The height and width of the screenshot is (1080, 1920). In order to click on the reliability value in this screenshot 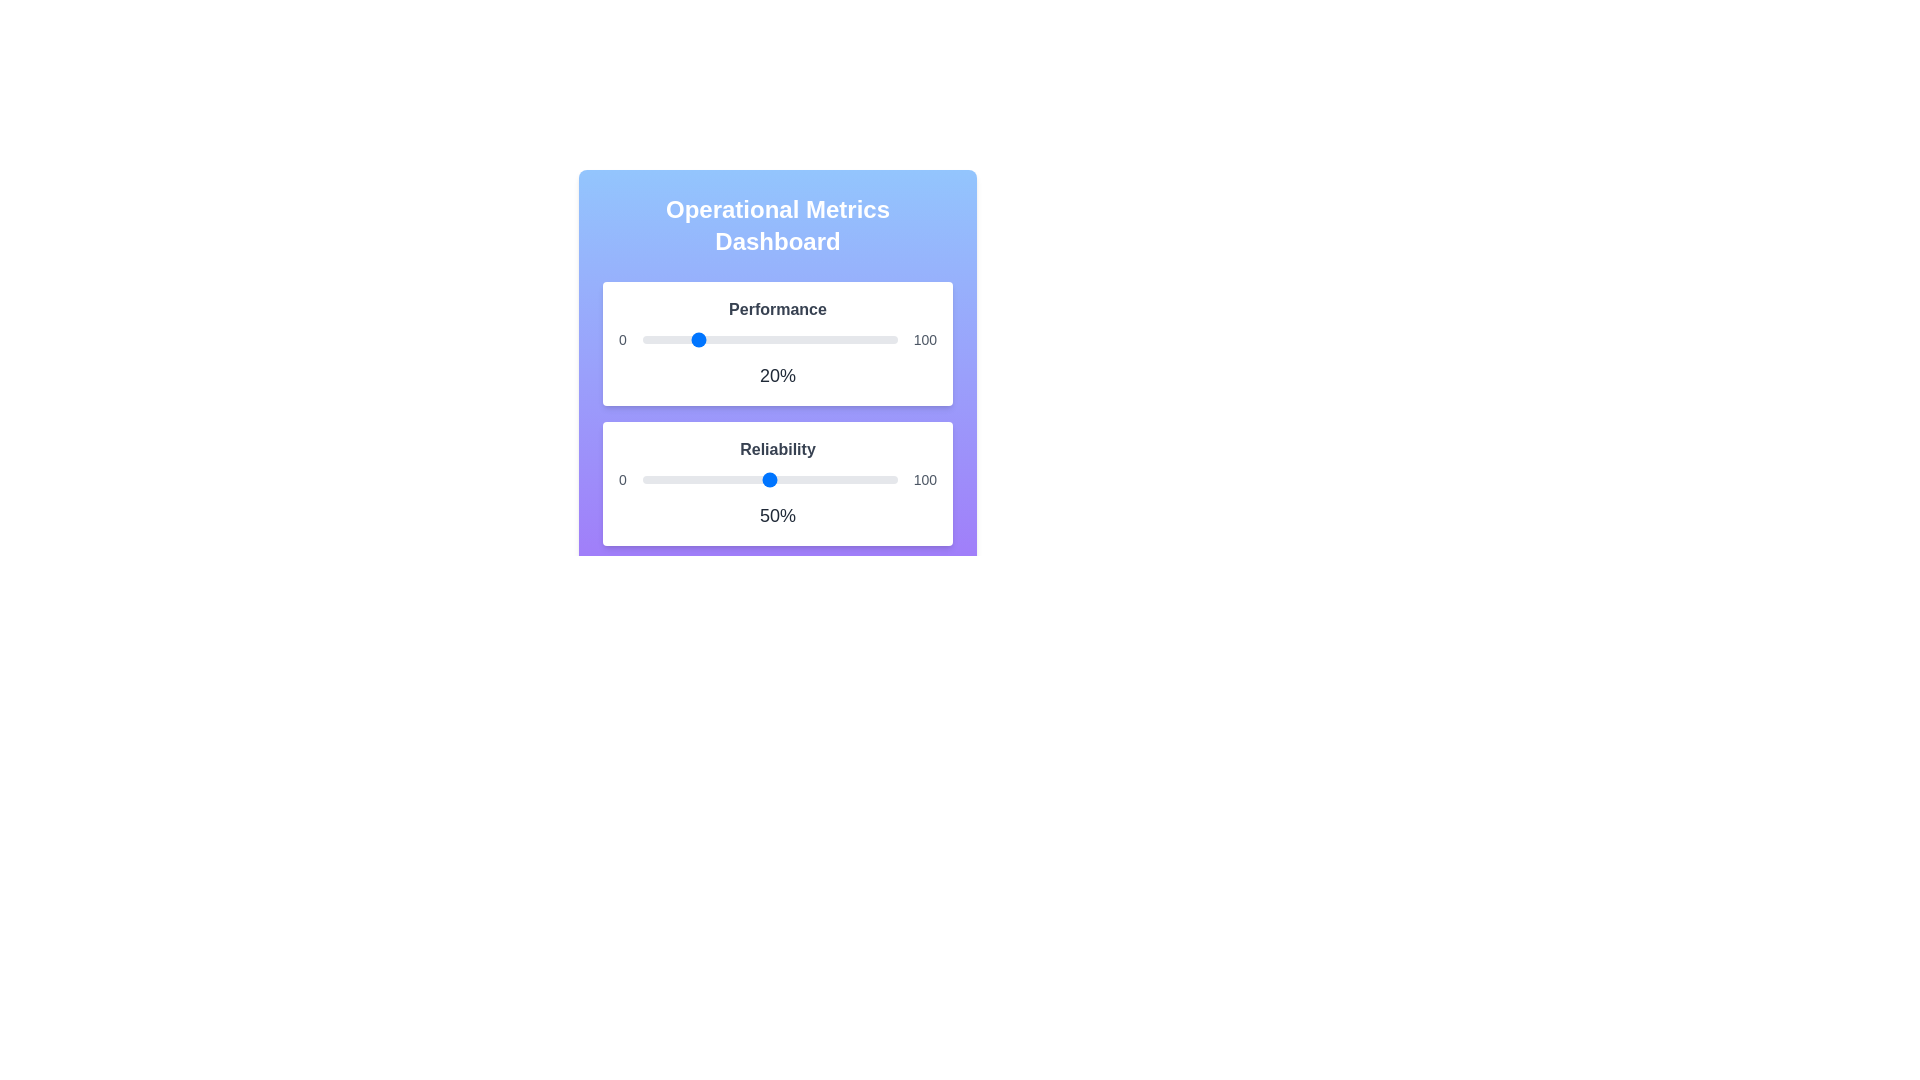, I will do `click(698, 479)`.